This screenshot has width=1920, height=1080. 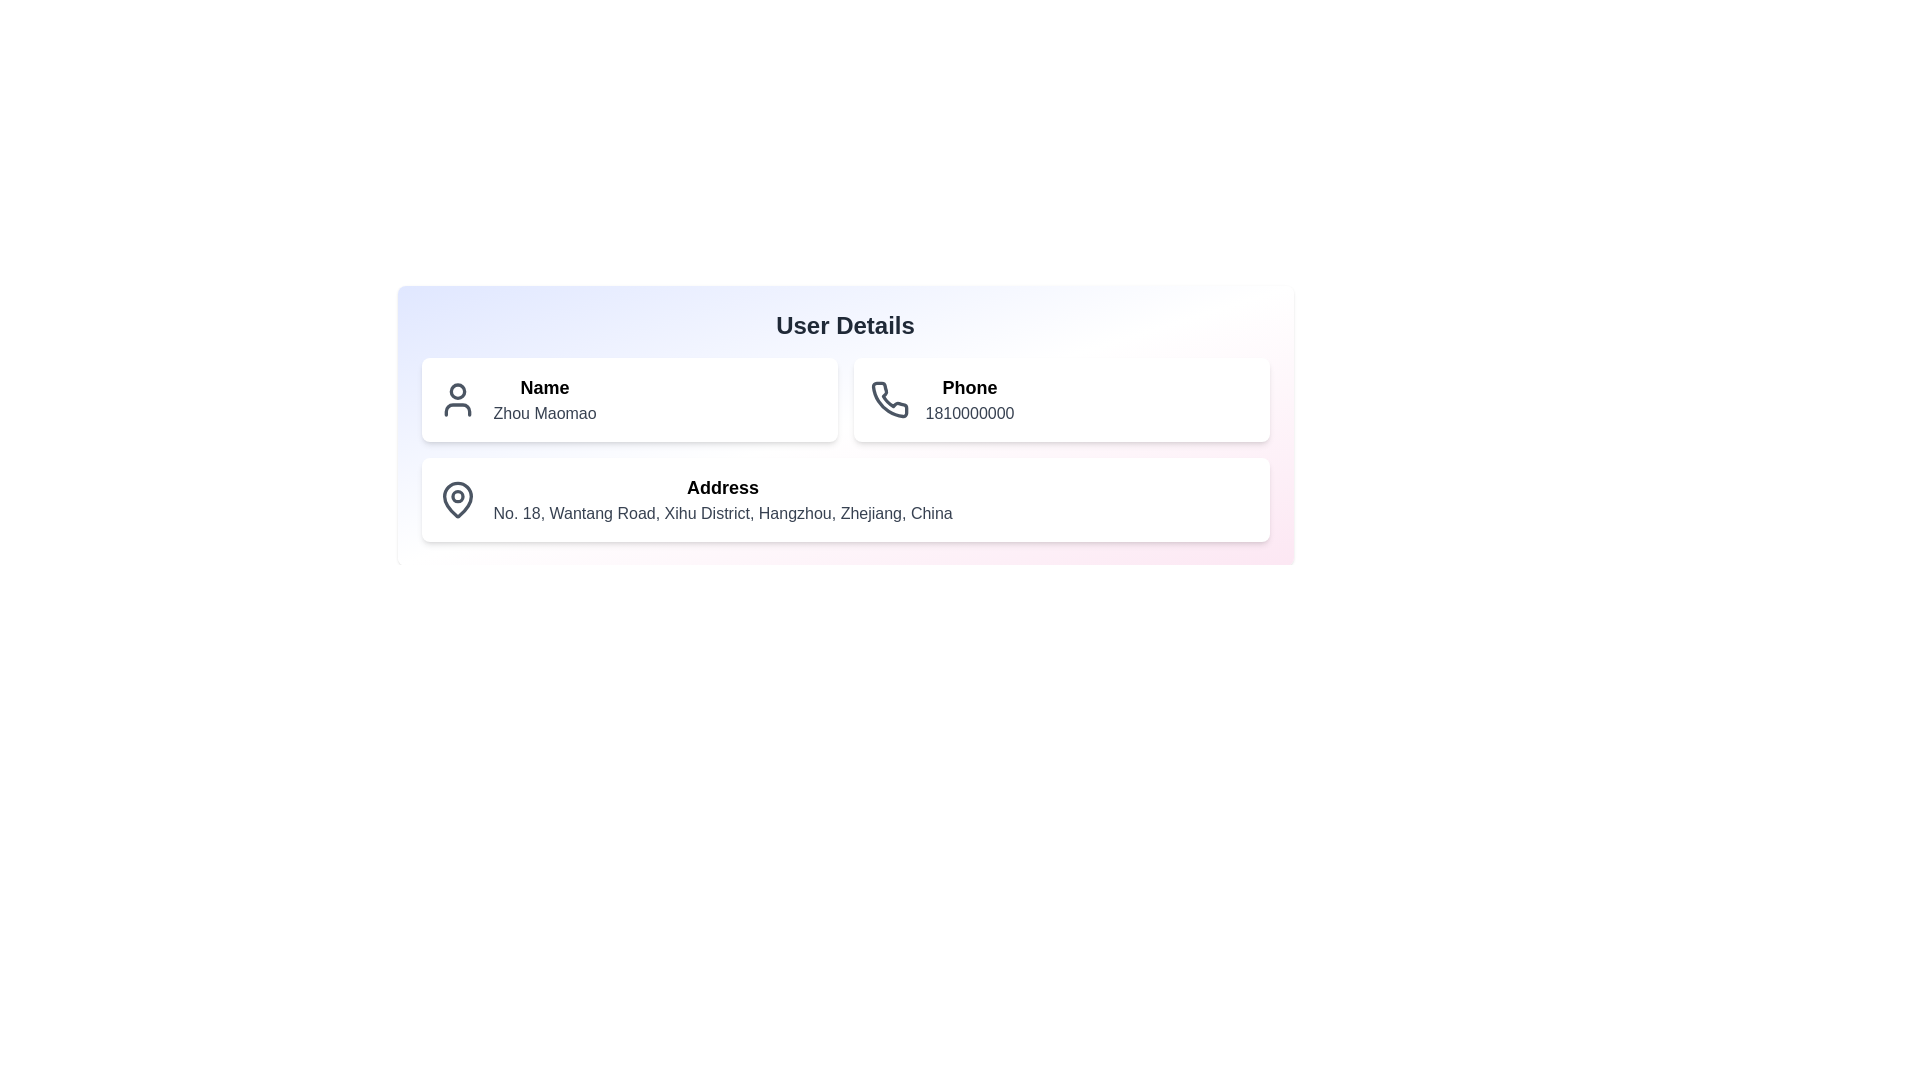 I want to click on the Text header positioned at the top center of the main content area, which serves as the title for the user information section, so click(x=845, y=325).